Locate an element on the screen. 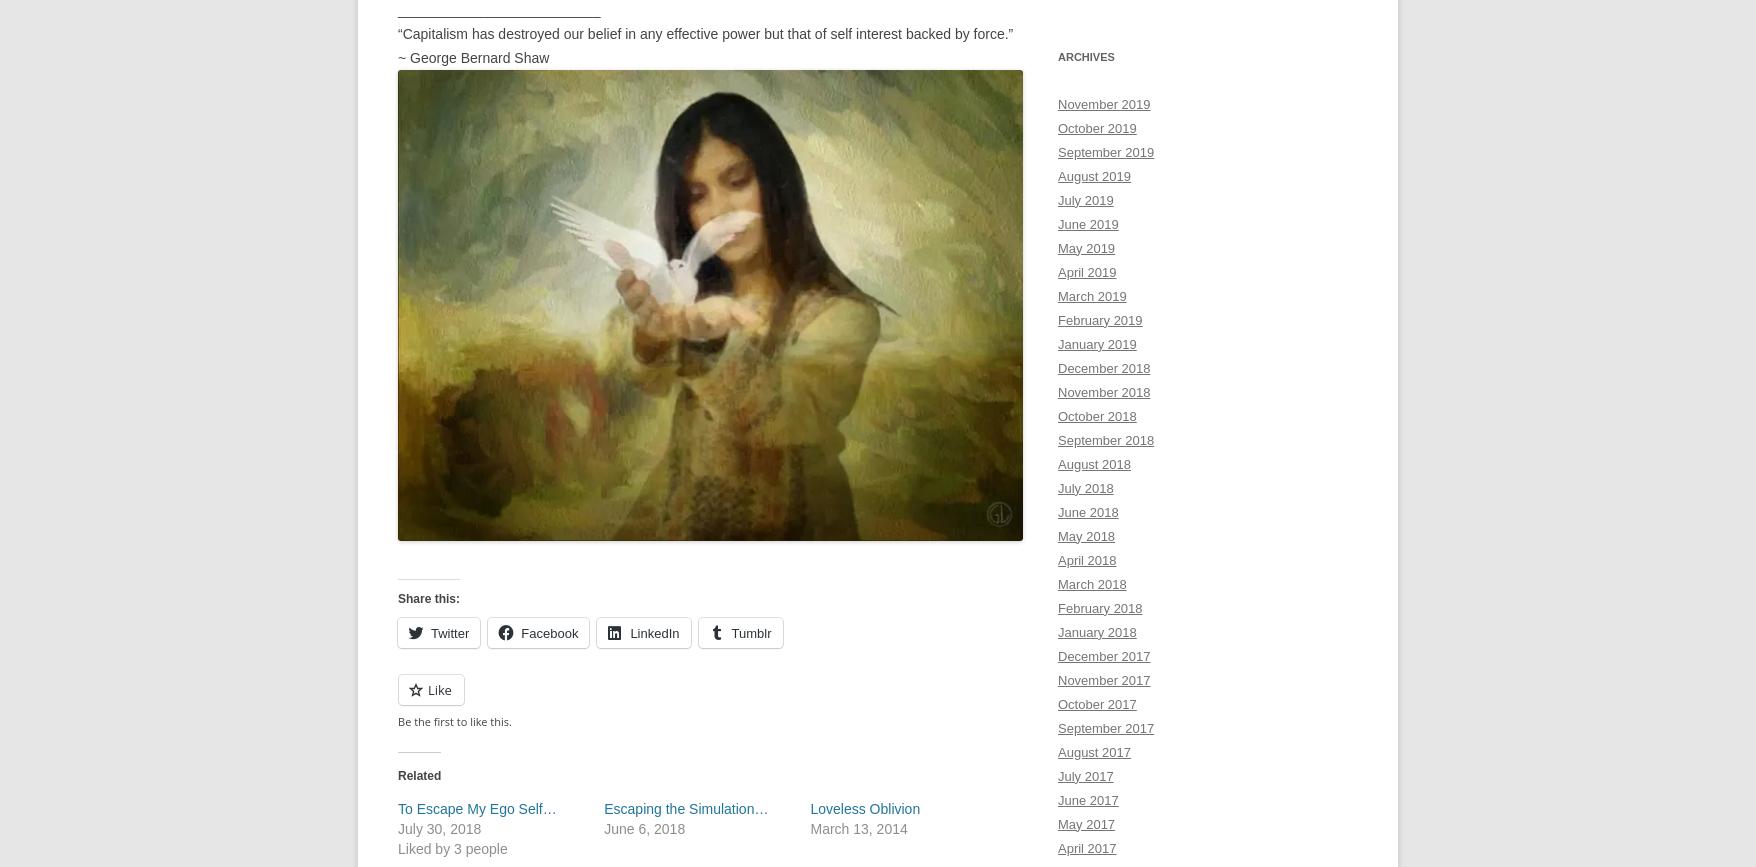  'Share this:' is located at coordinates (427, 596).